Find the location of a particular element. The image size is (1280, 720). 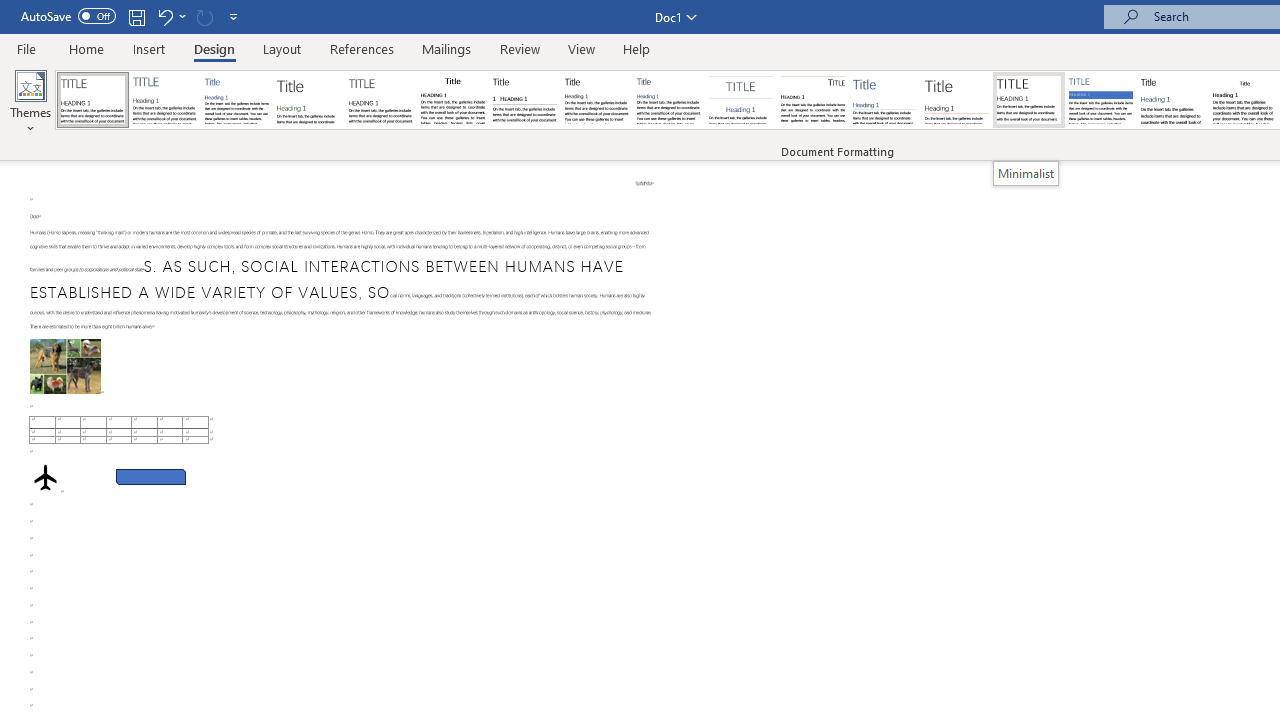

'Word' is located at coordinates (1173, 100).